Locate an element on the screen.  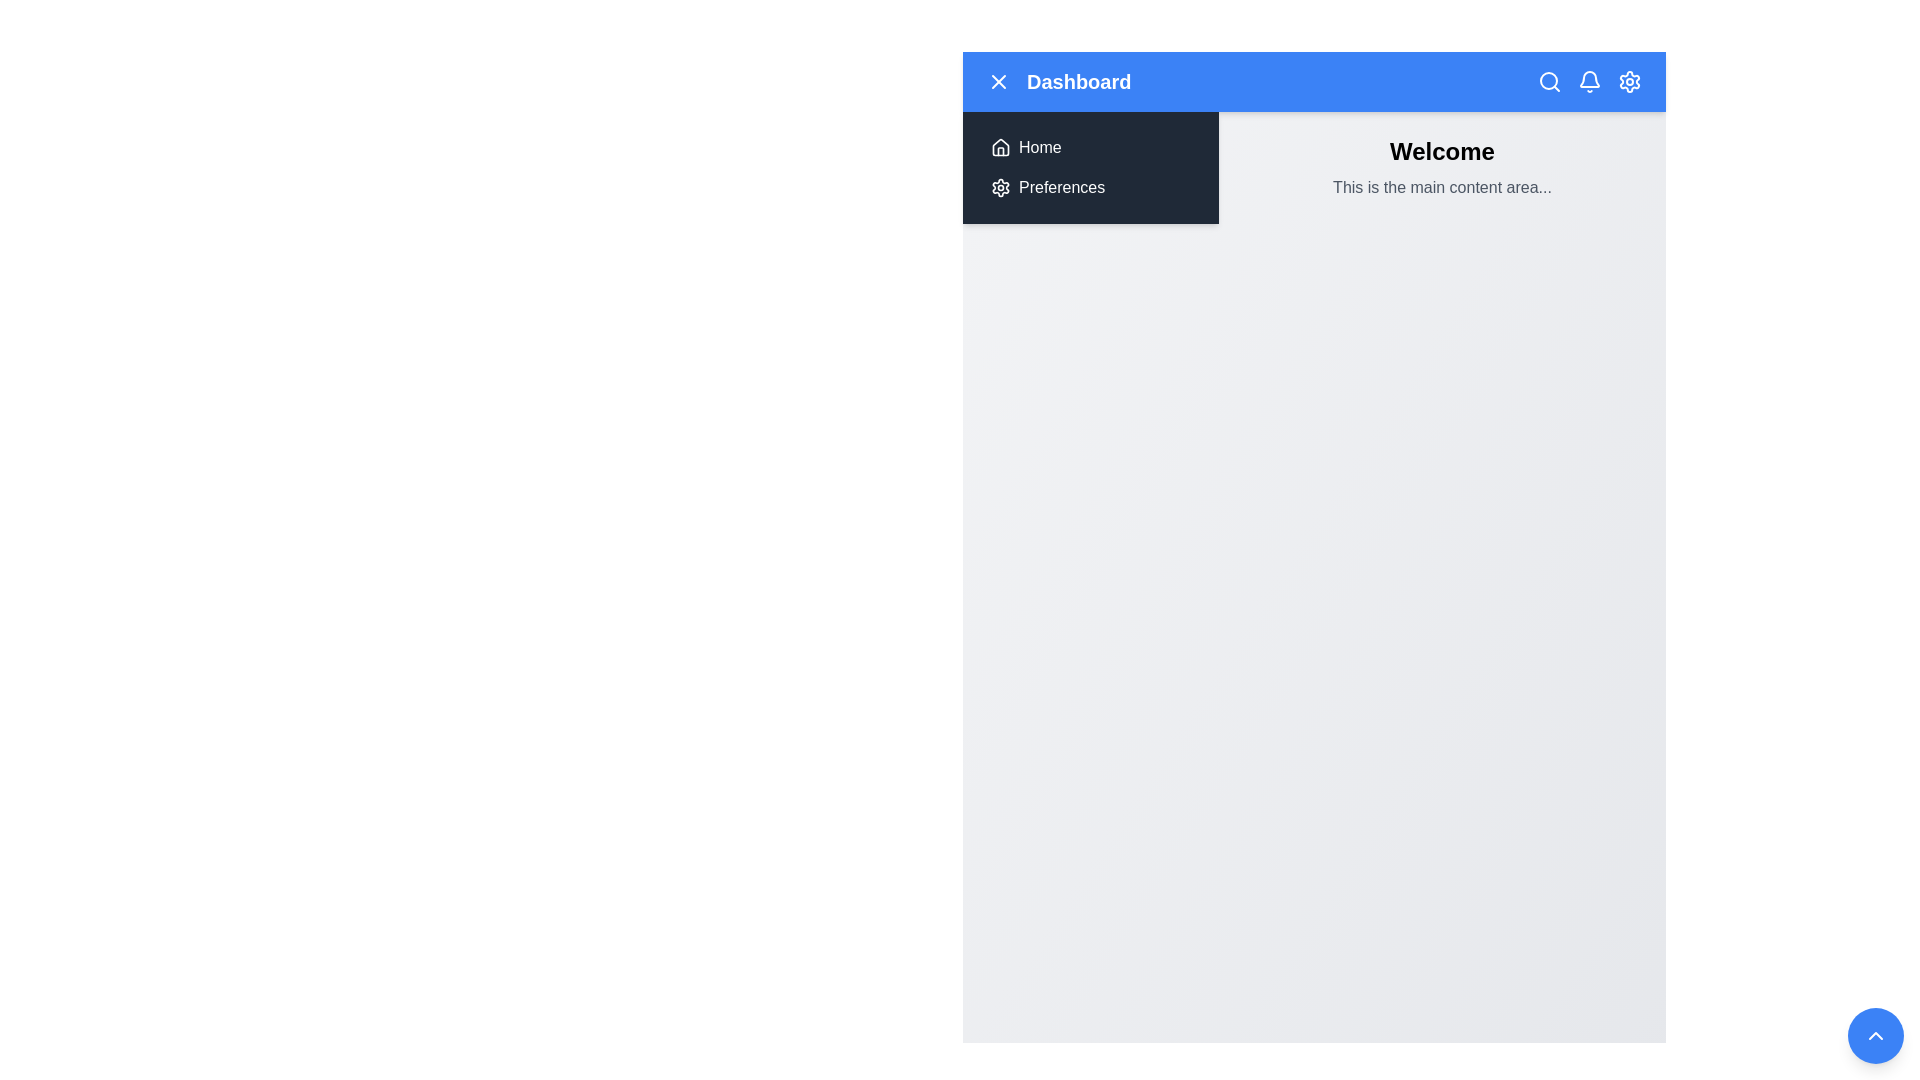
the 'Home' text label element in the vertical navigation menu, which is styled in white against a dark background and is positioned below a house icon is located at coordinates (1040, 146).